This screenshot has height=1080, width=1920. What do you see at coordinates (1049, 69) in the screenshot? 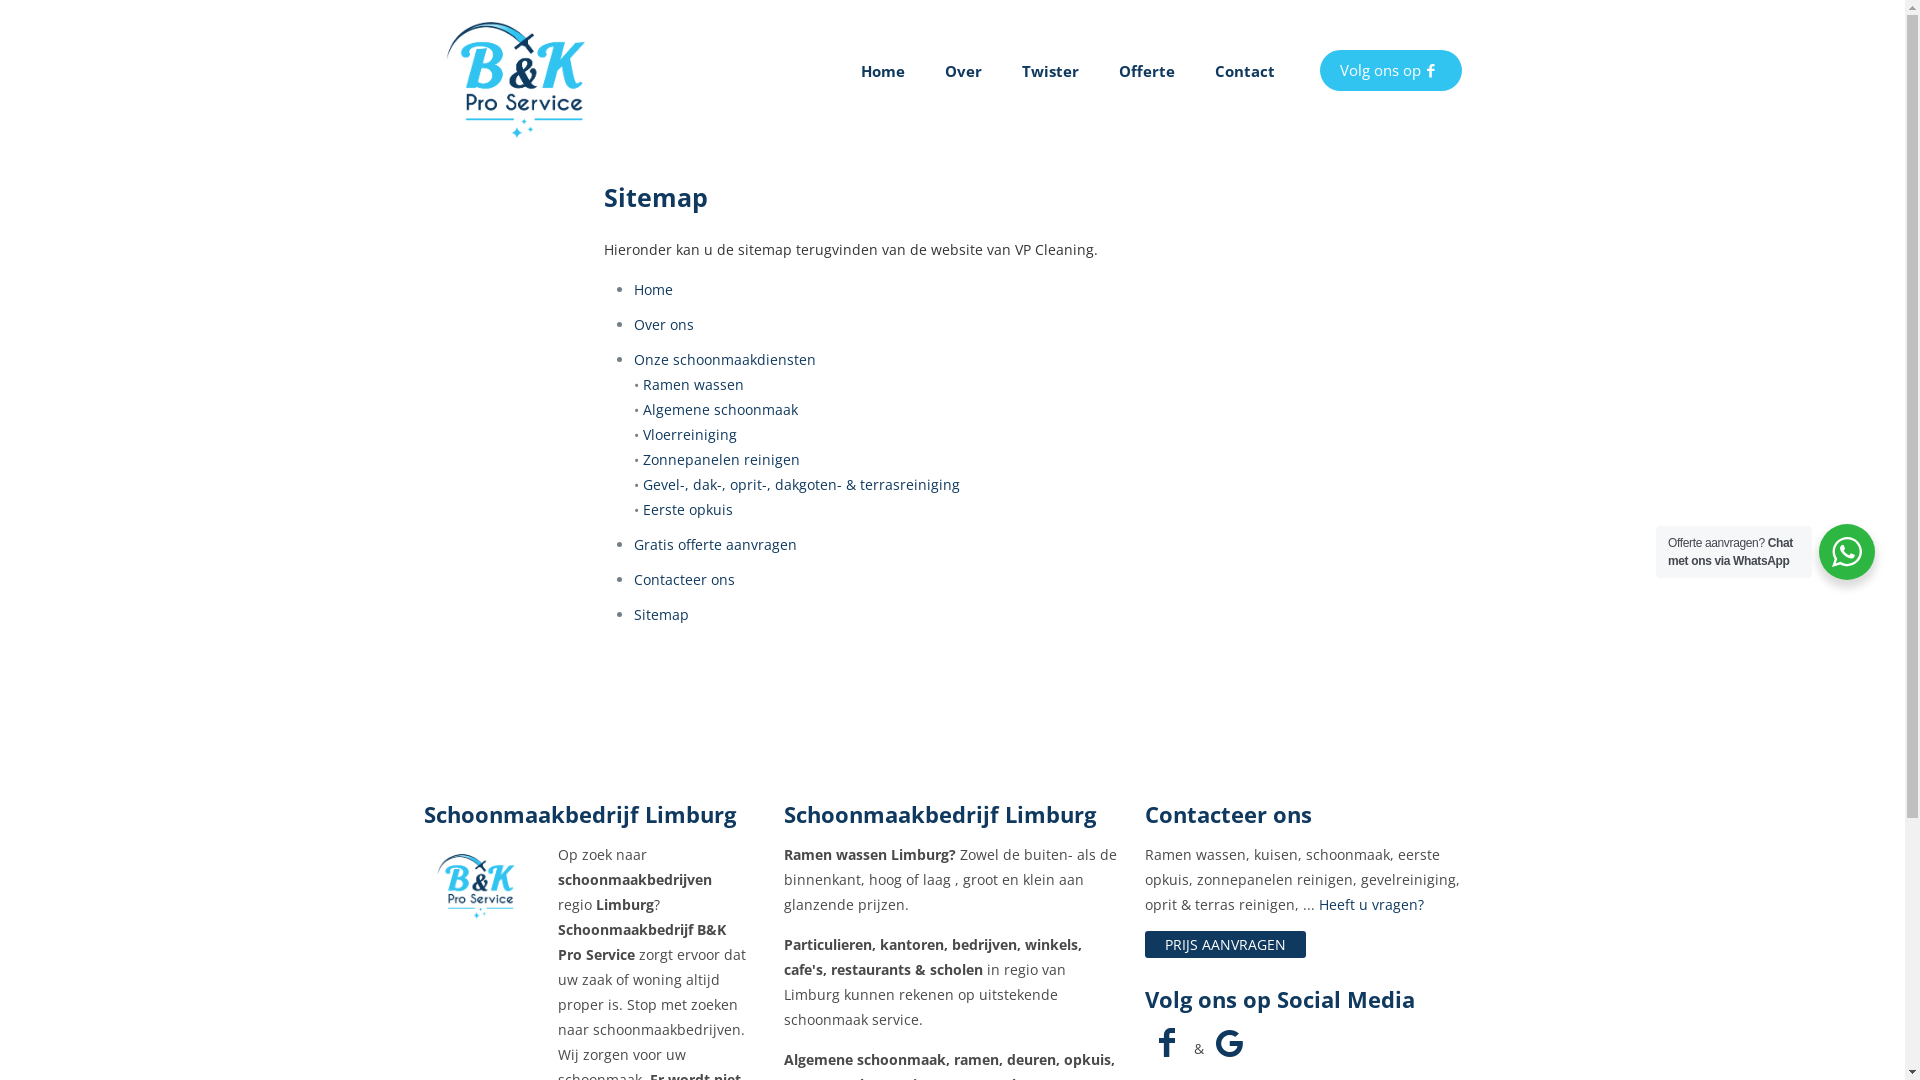
I see `'Twister'` at bounding box center [1049, 69].